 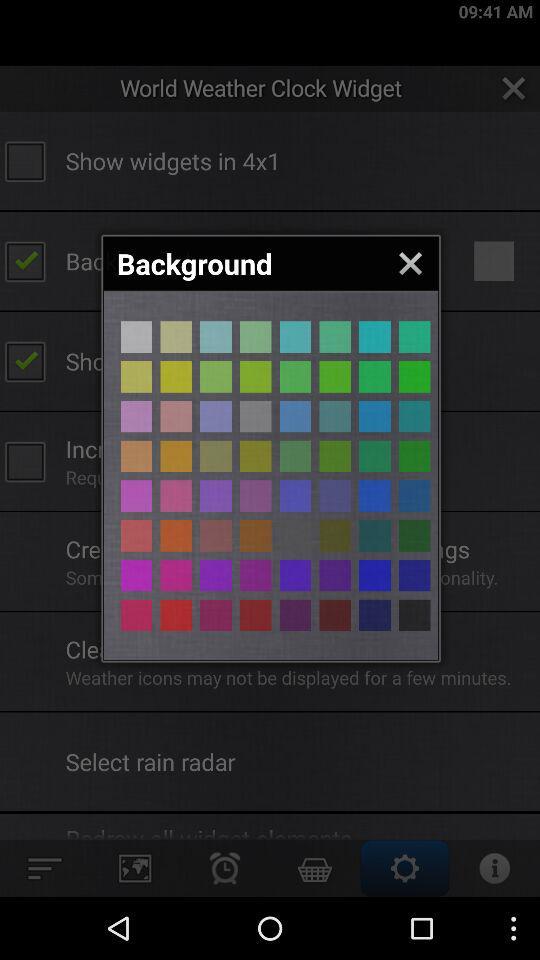 What do you see at coordinates (294, 575) in the screenshot?
I see `choose the colour` at bounding box center [294, 575].